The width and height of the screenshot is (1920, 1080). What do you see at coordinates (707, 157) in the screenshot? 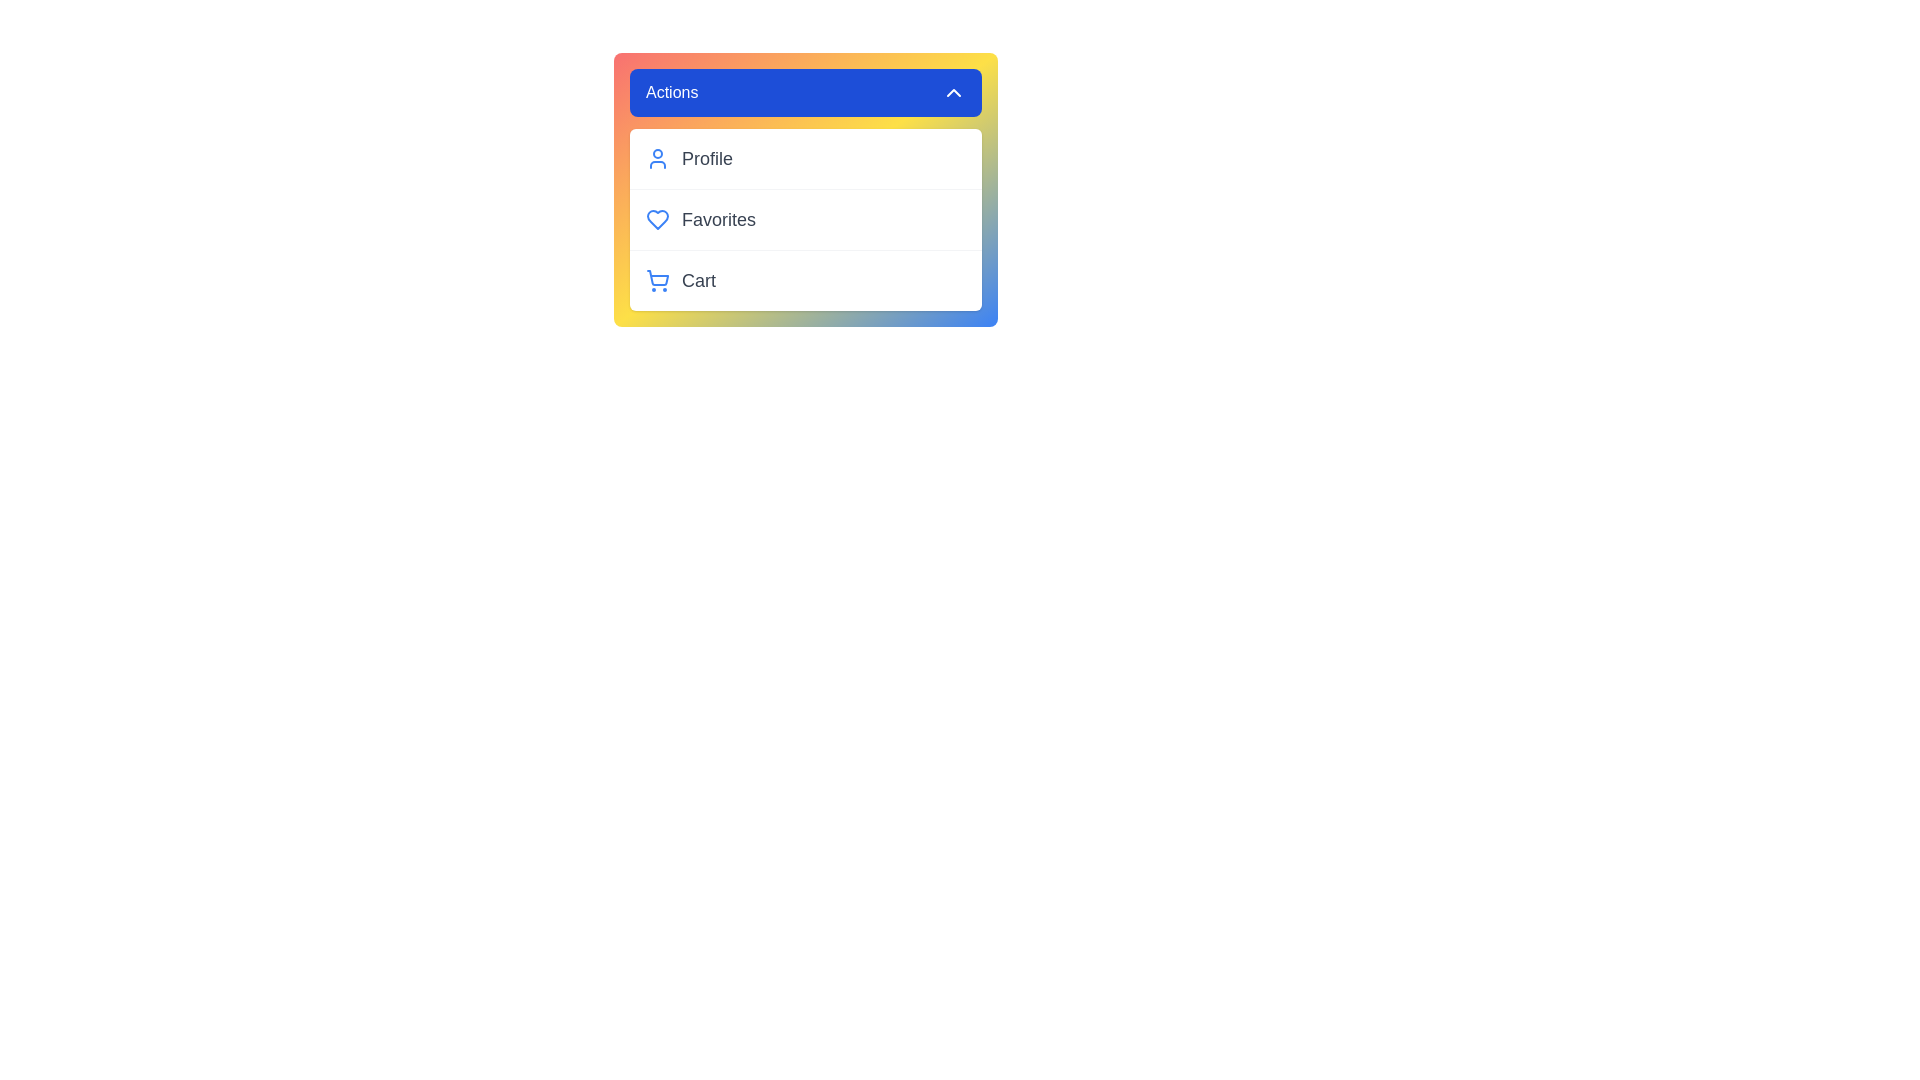
I see `the 'Profile' text label in the dropdown menu under the 'Actions' section to receive UI feedback` at bounding box center [707, 157].